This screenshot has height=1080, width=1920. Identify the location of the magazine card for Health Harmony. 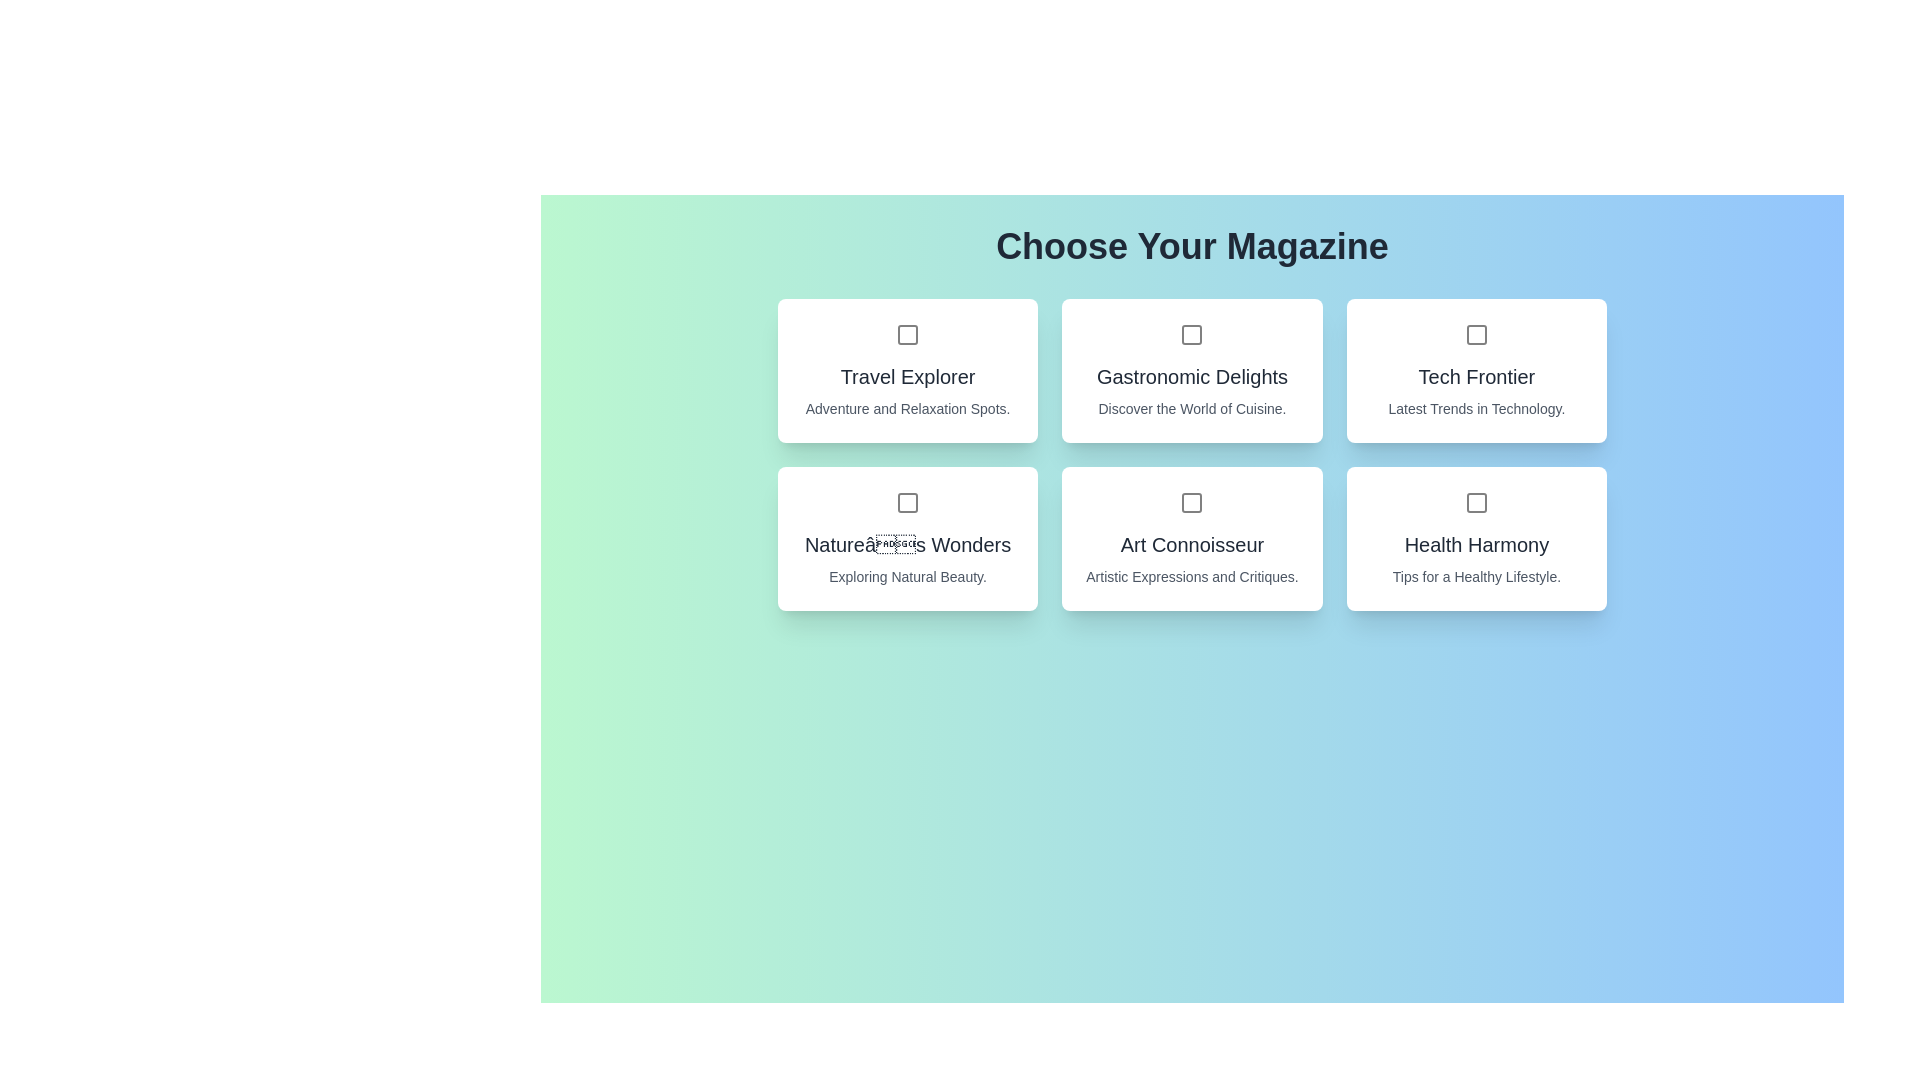
(1476, 538).